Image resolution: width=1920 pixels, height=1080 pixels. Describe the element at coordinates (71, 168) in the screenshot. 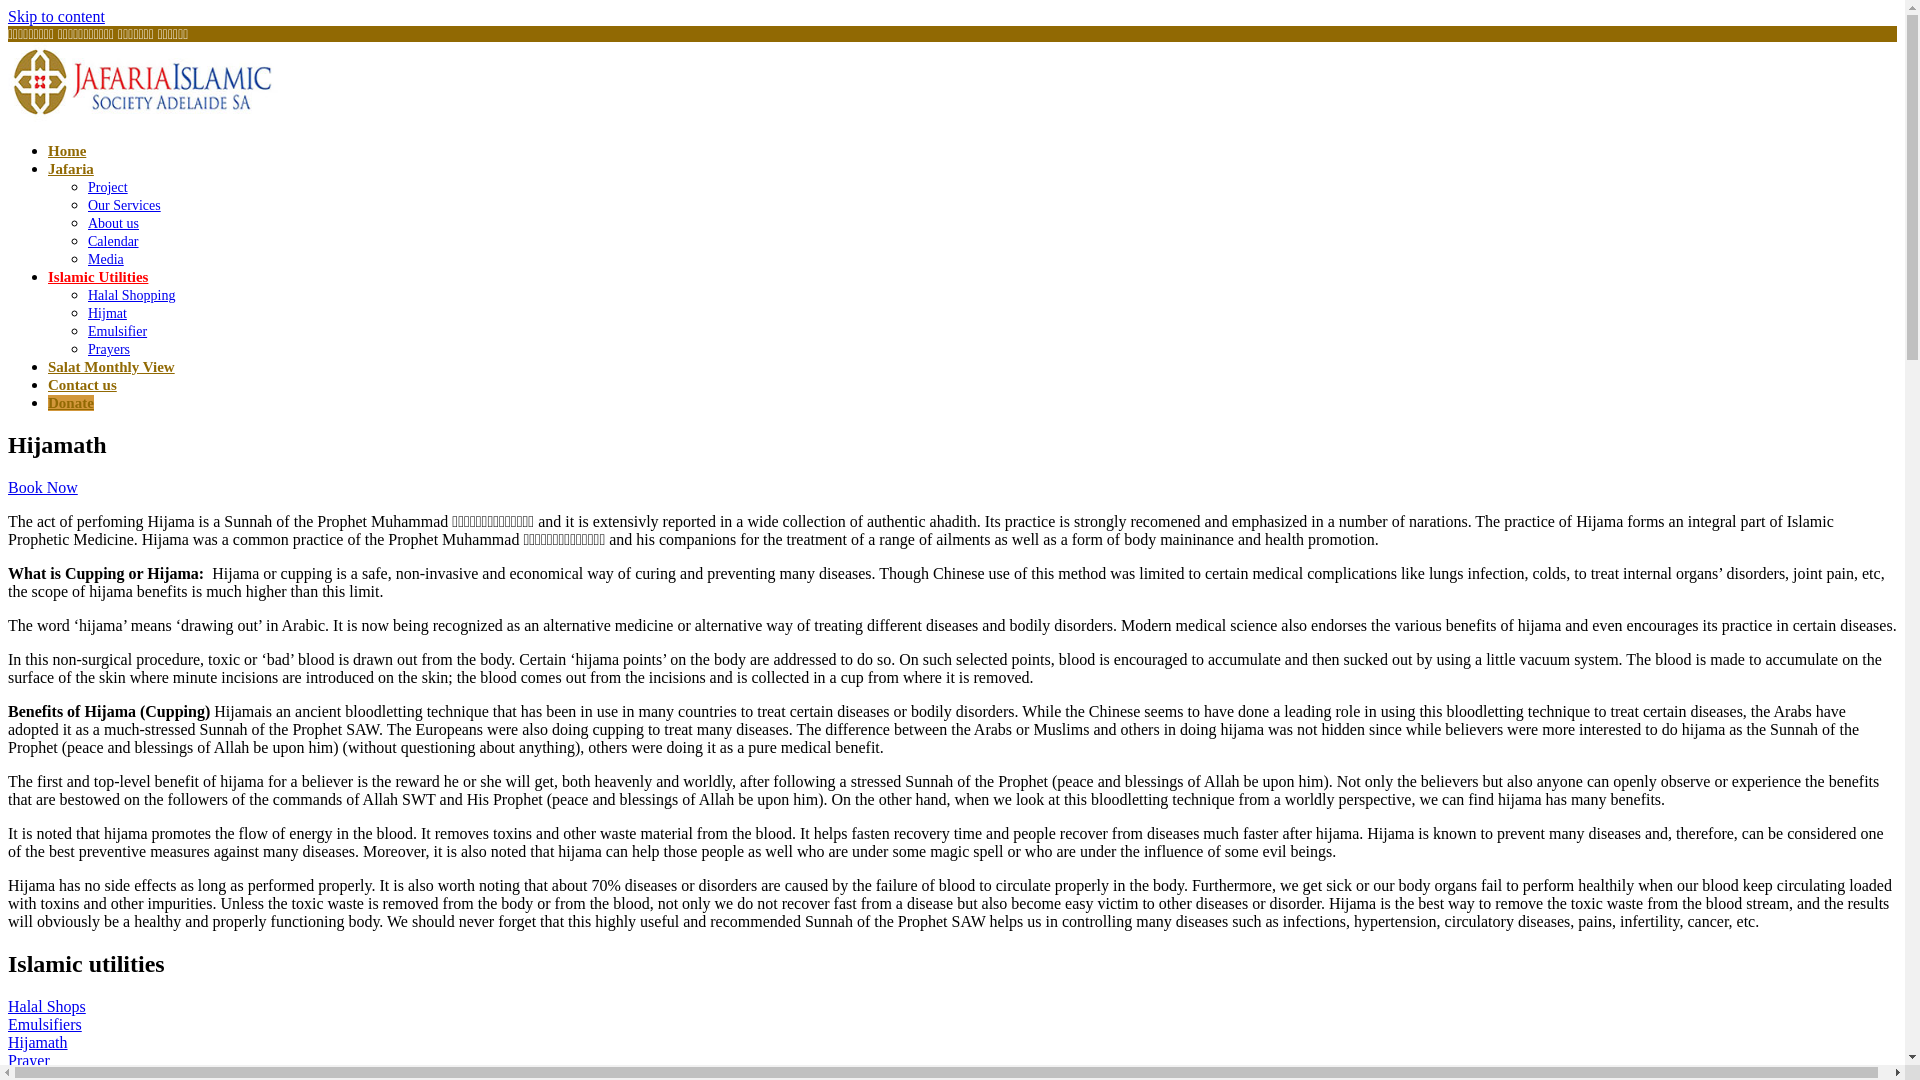

I see `'Jafaria'` at that location.